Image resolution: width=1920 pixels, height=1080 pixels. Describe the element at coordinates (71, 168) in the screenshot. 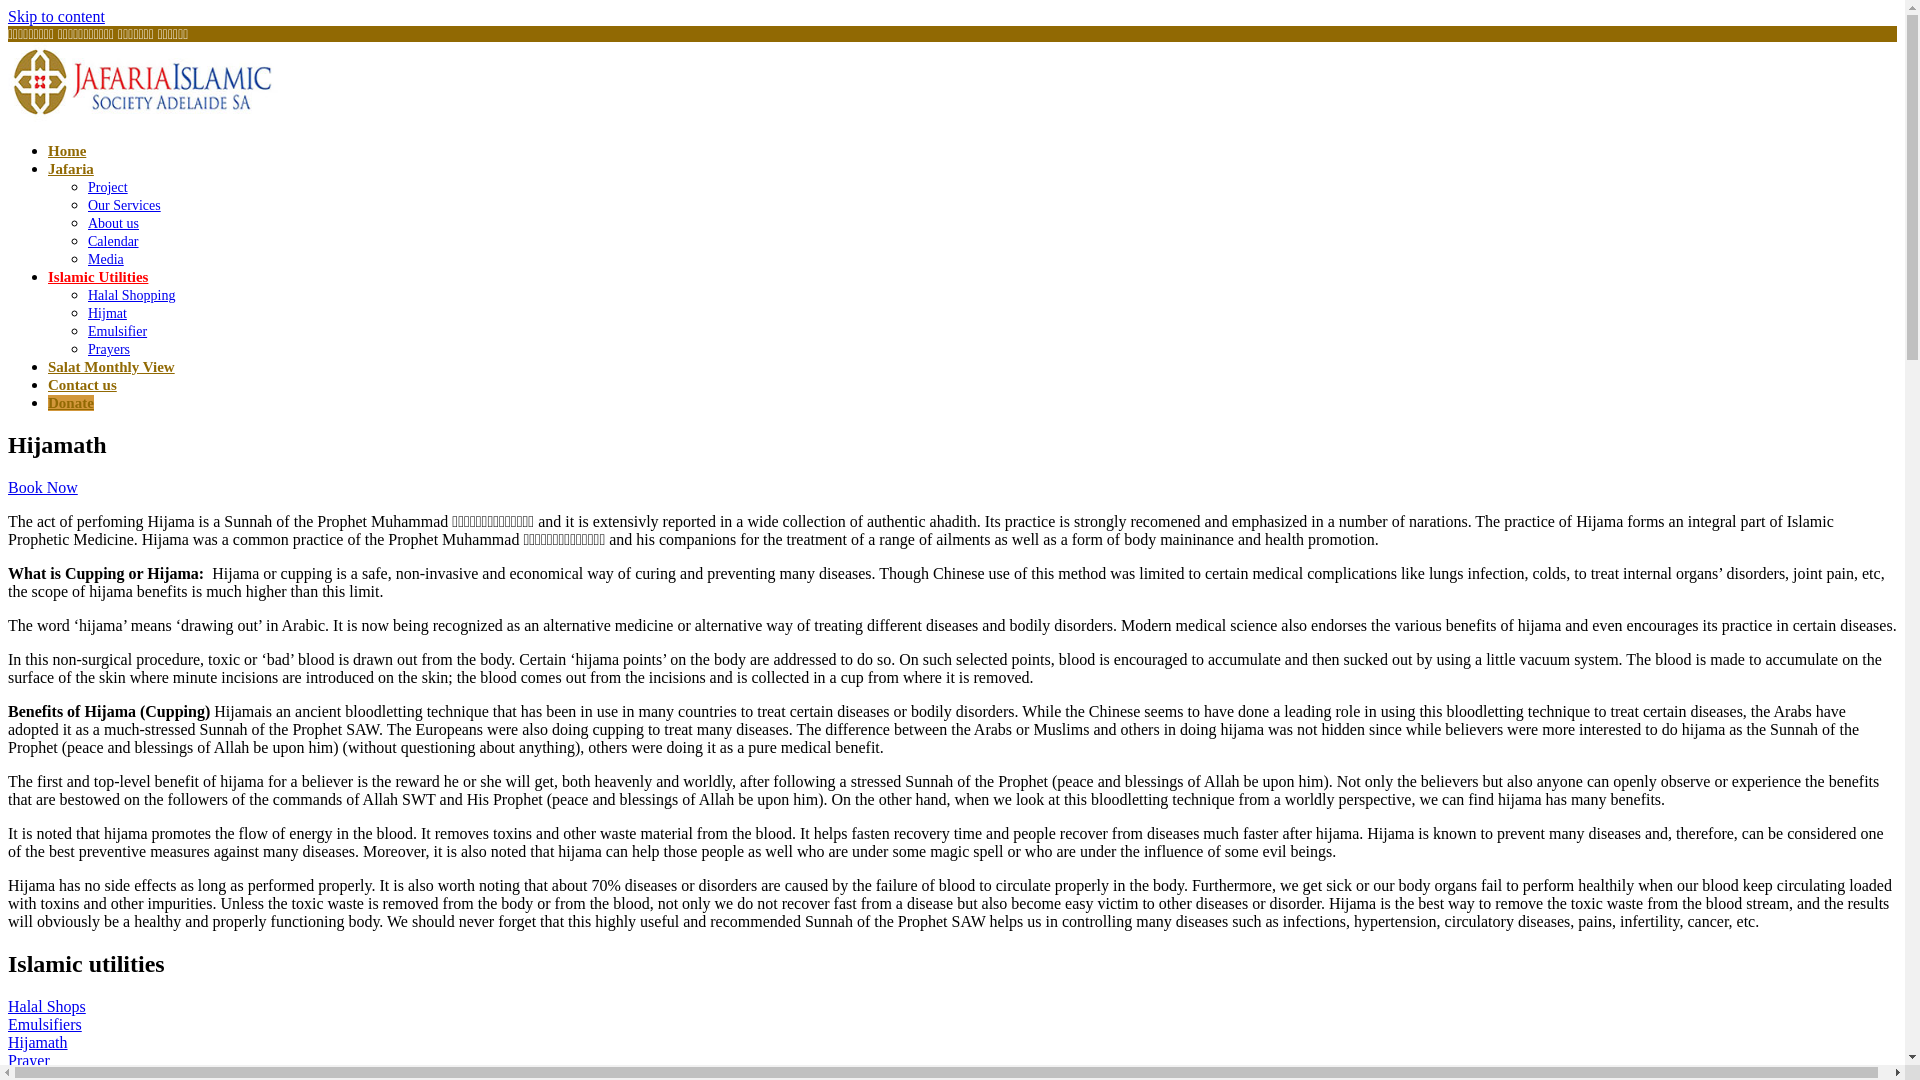

I see `'Jafaria'` at that location.